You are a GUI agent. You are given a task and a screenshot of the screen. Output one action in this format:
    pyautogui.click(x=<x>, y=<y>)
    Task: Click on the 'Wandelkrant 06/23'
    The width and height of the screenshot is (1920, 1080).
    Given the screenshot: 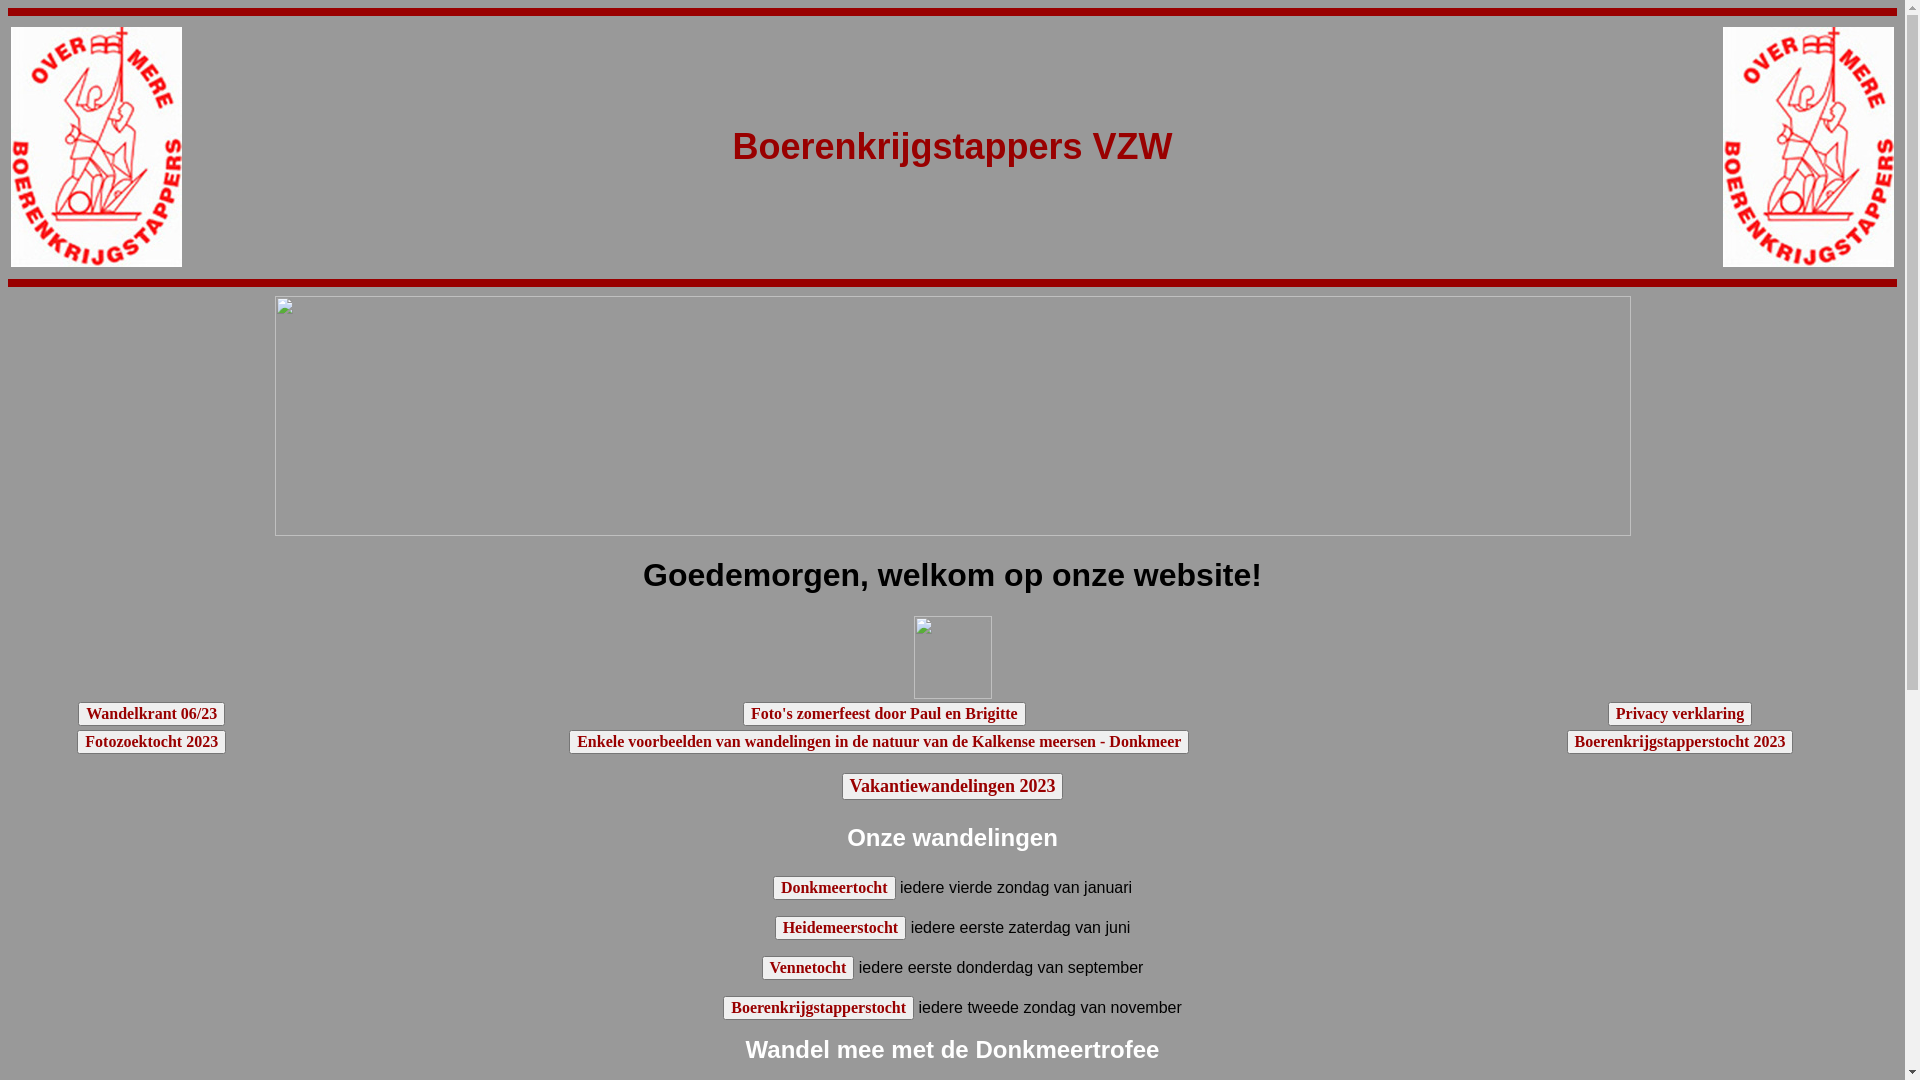 What is the action you would take?
    pyautogui.click(x=150, y=712)
    